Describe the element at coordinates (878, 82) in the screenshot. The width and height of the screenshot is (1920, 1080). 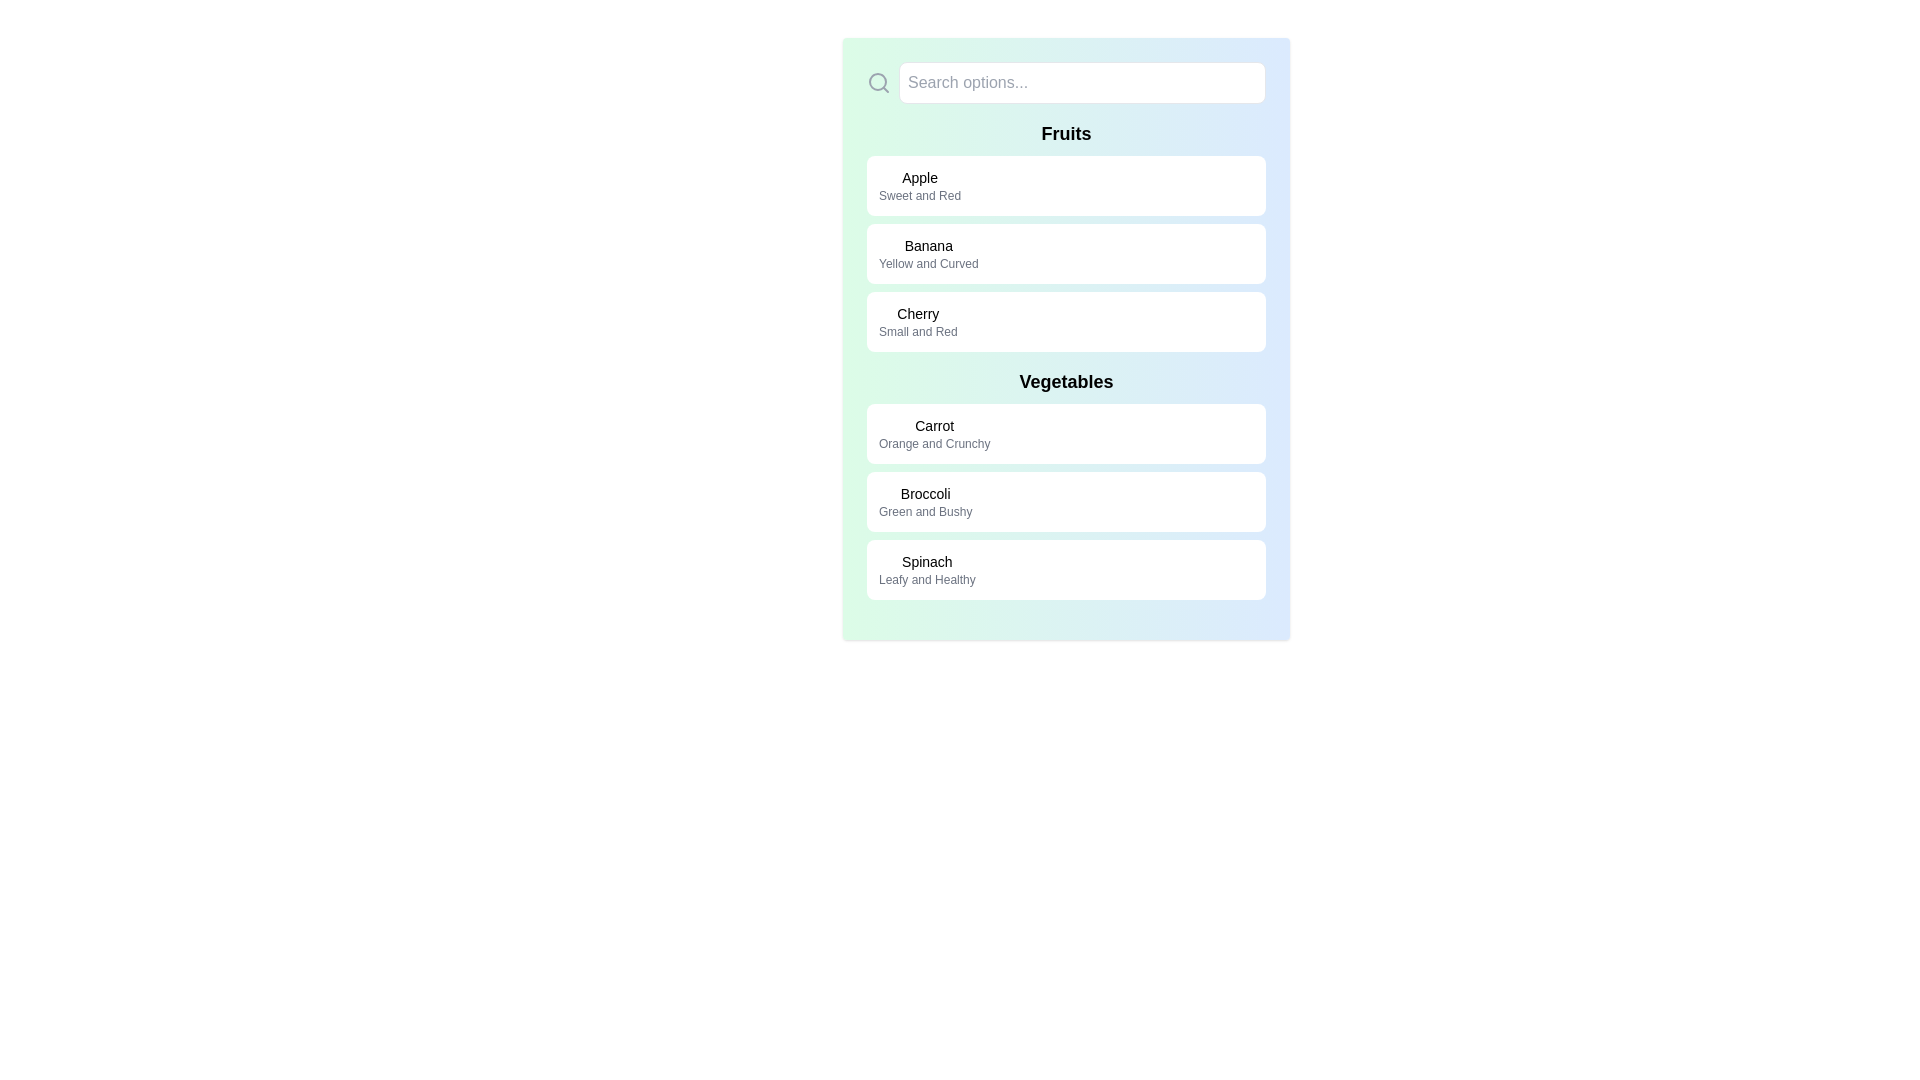
I see `the magnifying glass icon located at the leftmost side of the search input field, which is styled in a horizontally aligned layout` at that location.